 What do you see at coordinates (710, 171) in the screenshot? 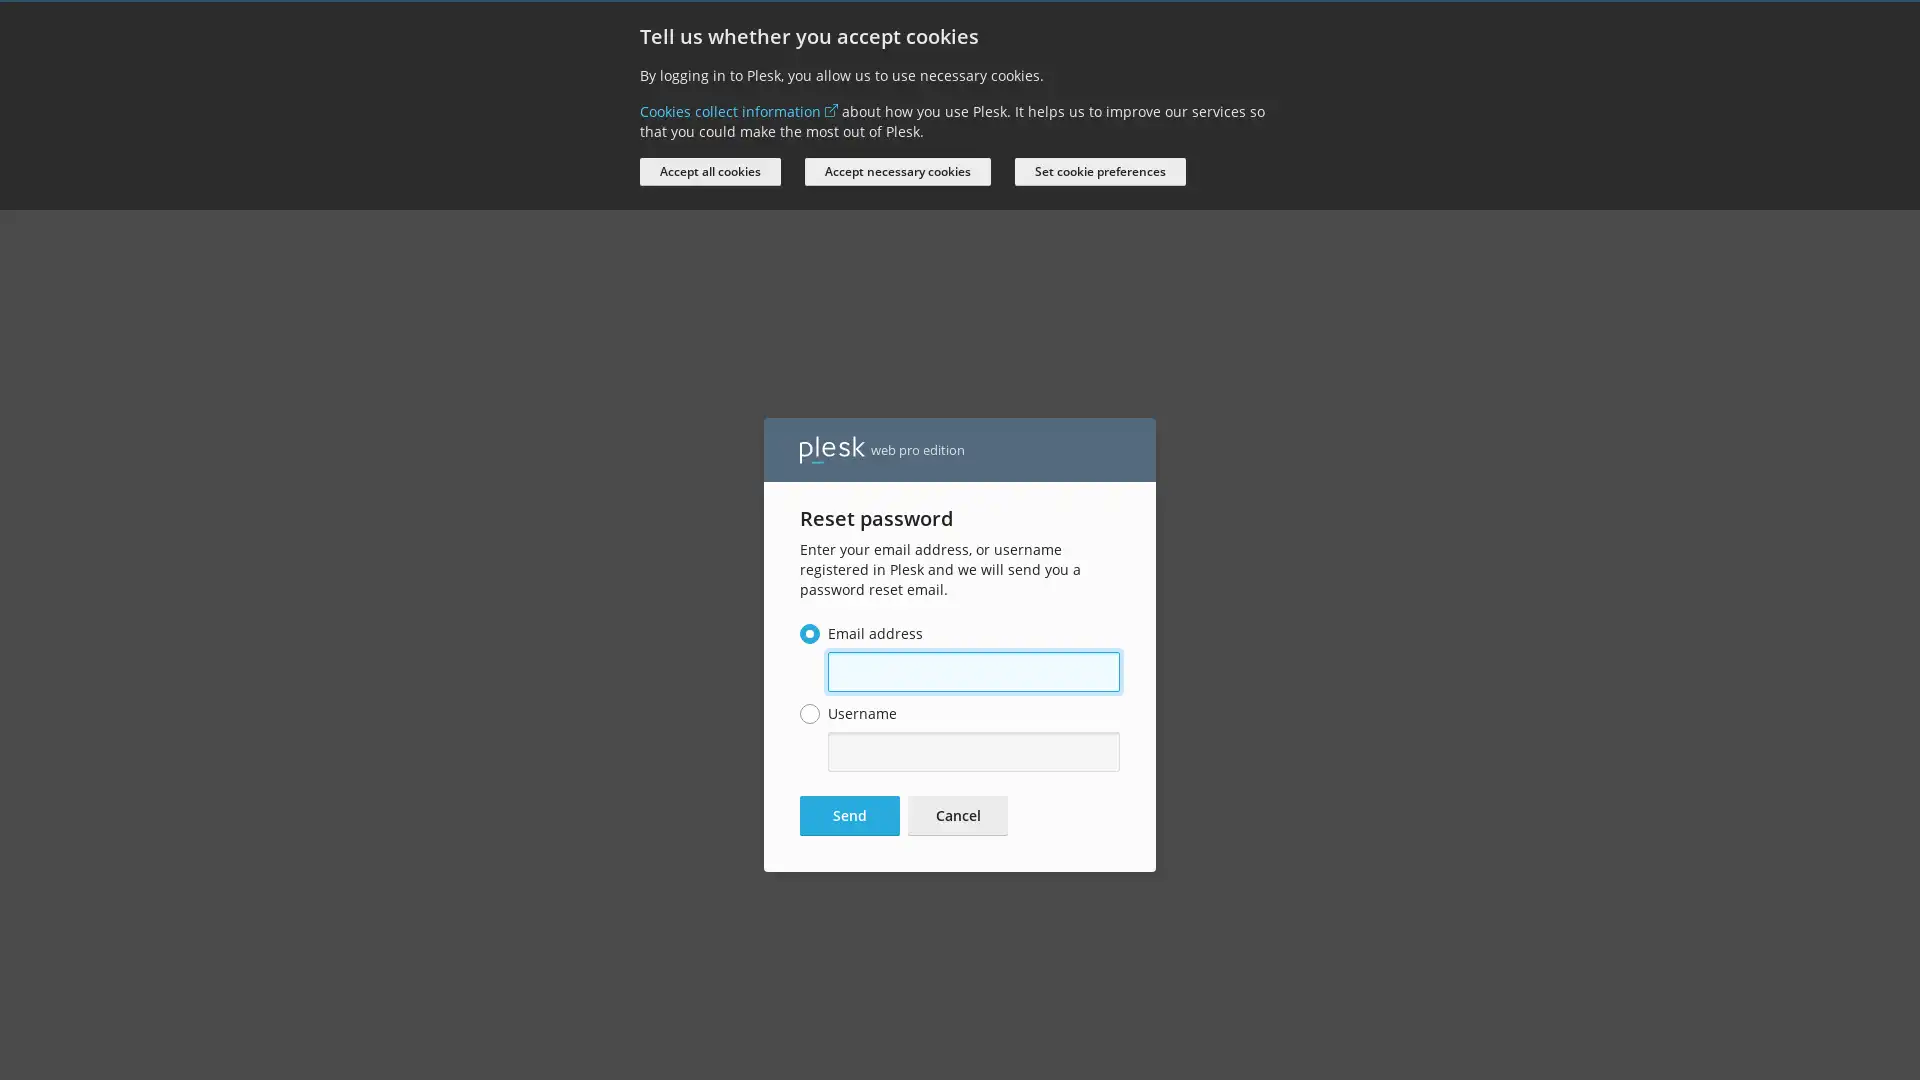
I see `Accept all cookies` at bounding box center [710, 171].